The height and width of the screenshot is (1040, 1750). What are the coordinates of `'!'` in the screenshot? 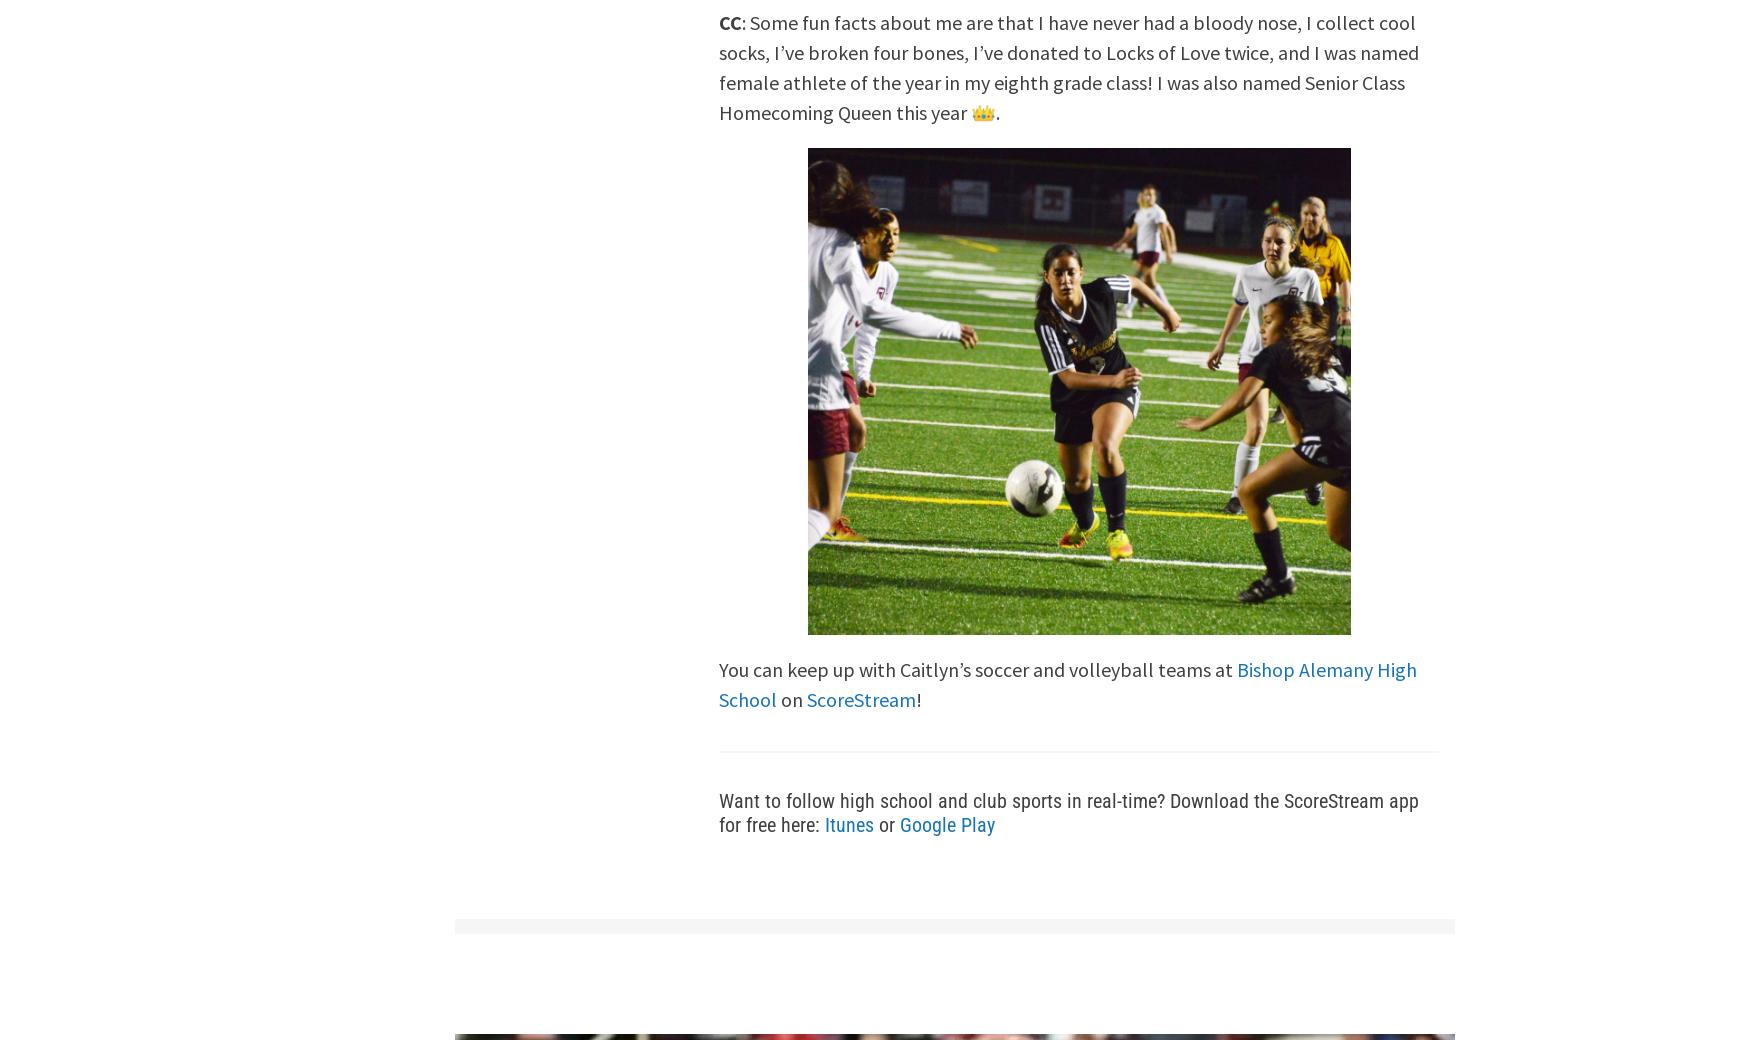 It's located at (917, 699).